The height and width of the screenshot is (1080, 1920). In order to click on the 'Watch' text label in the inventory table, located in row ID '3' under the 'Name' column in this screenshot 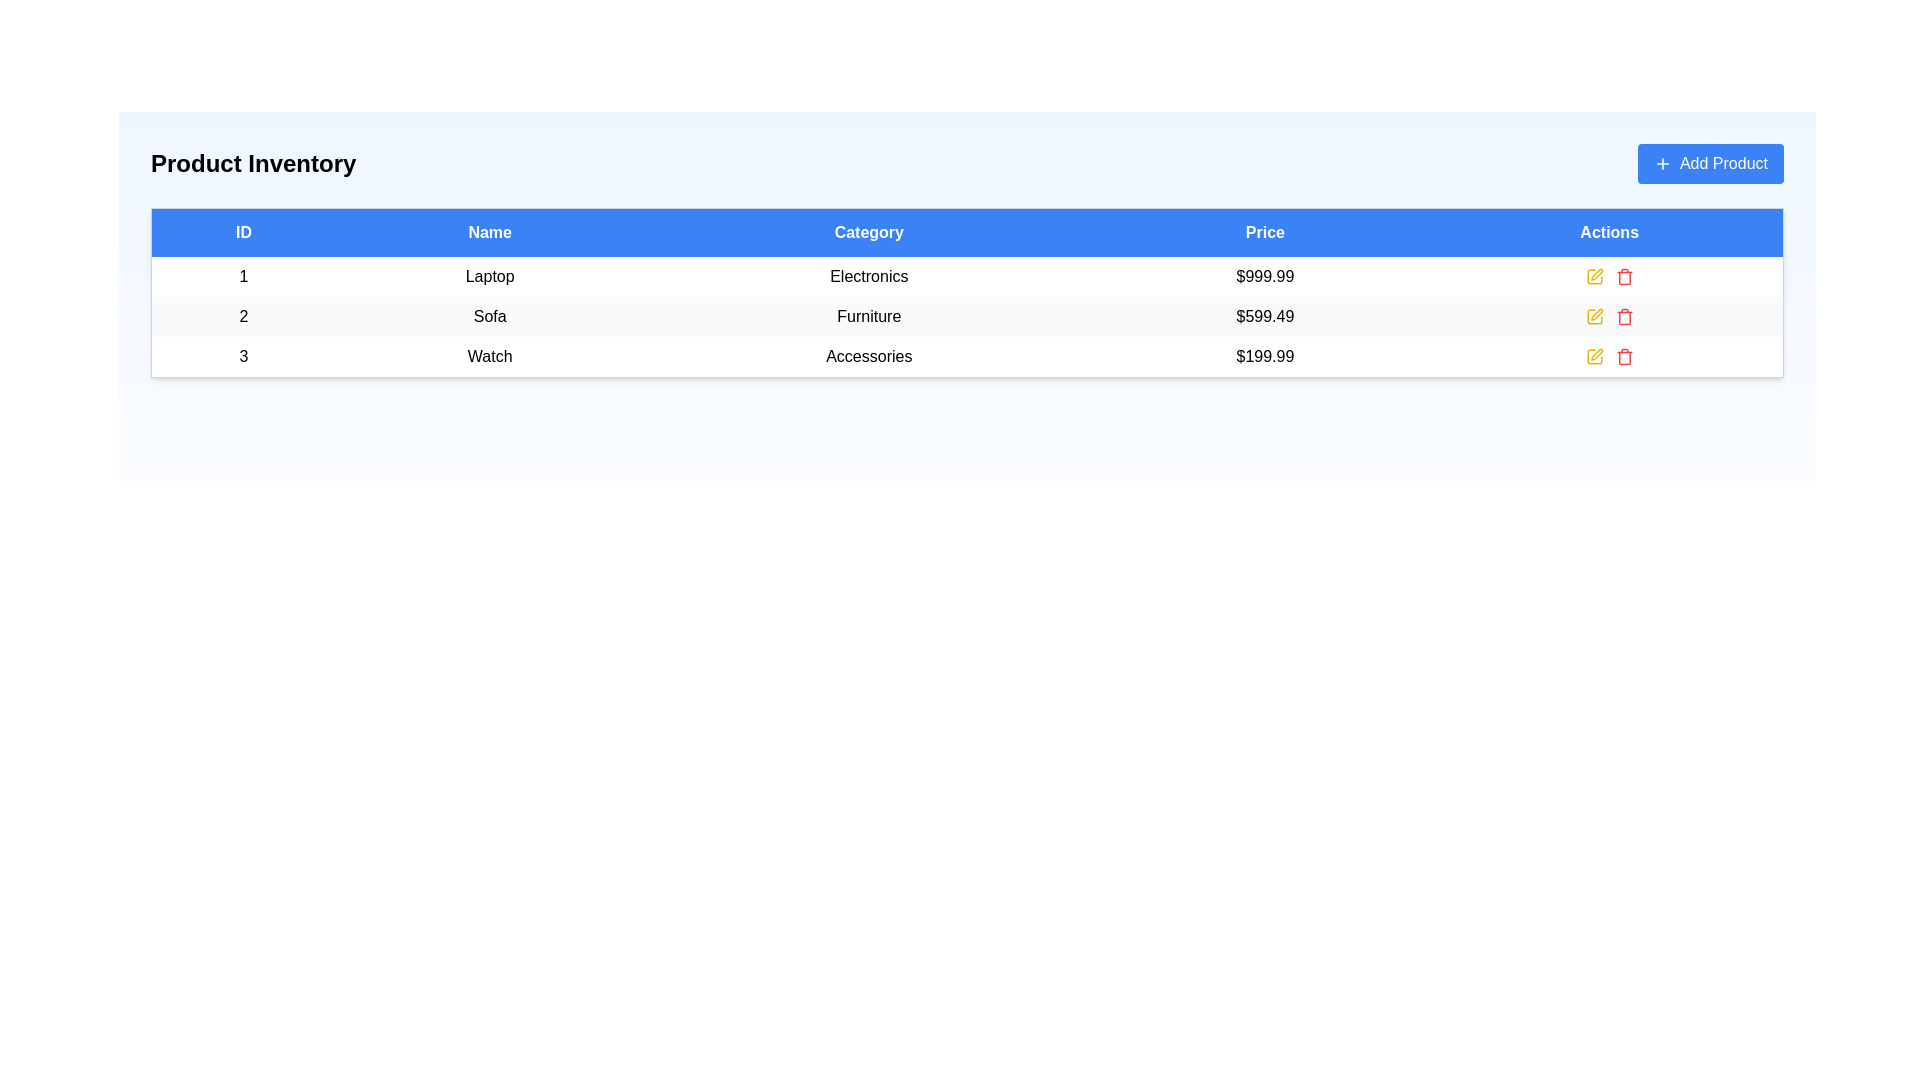, I will do `click(490, 356)`.